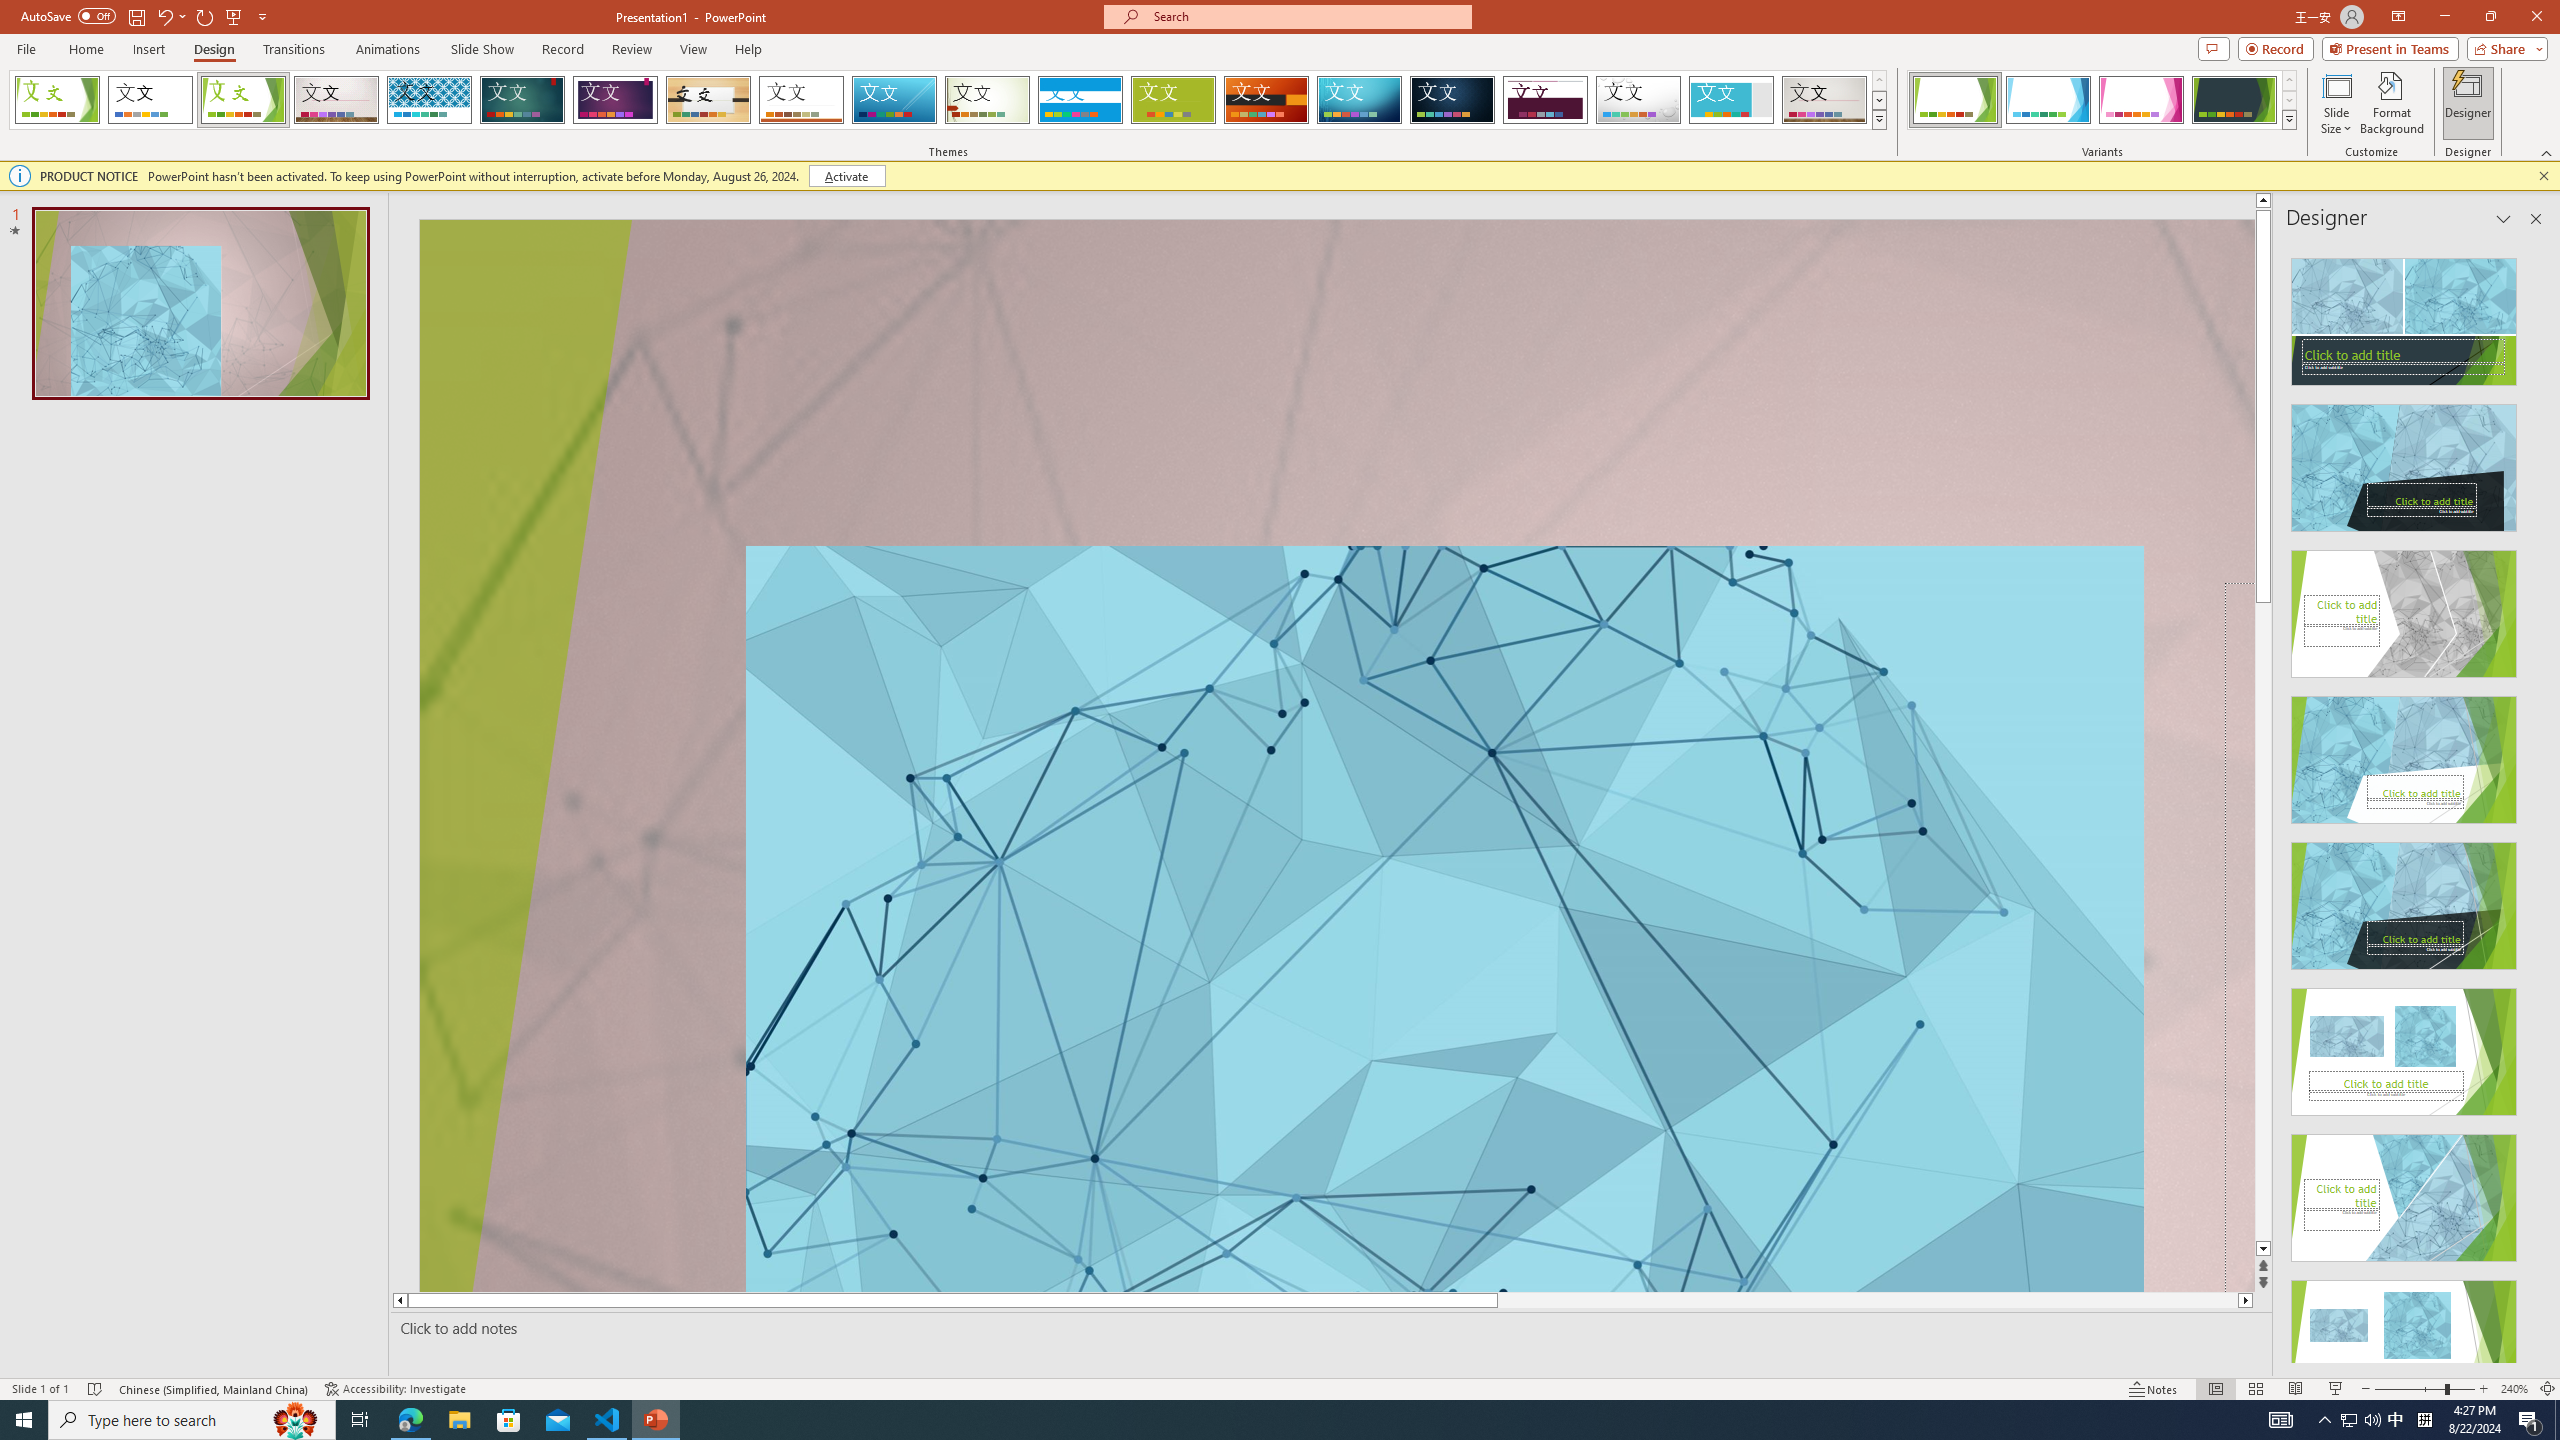 Image resolution: width=2560 pixels, height=1440 pixels. Describe the element at coordinates (2402, 315) in the screenshot. I see `'Recommended Design: Design Idea'` at that location.